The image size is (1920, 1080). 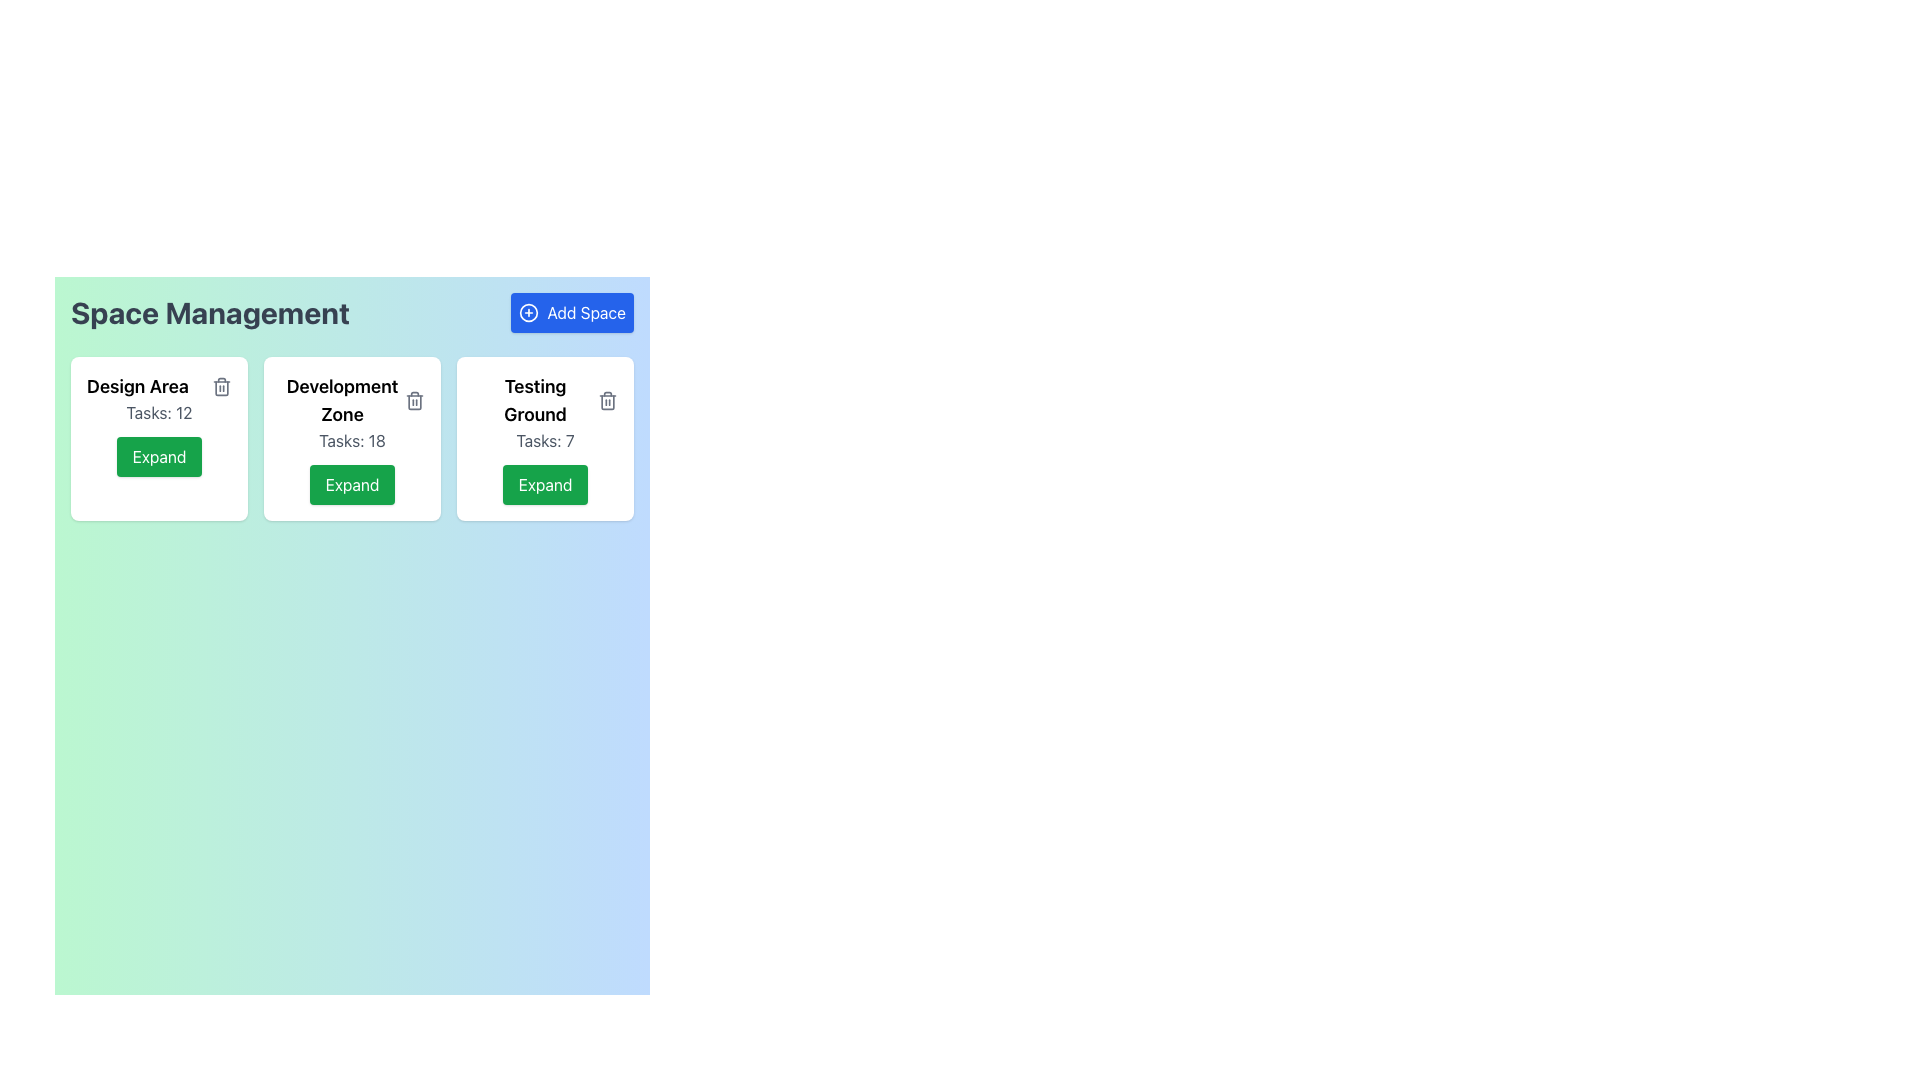 I want to click on the fourth button located below the 'Tasks: 12' label in the 'Design Area' section, so click(x=158, y=456).